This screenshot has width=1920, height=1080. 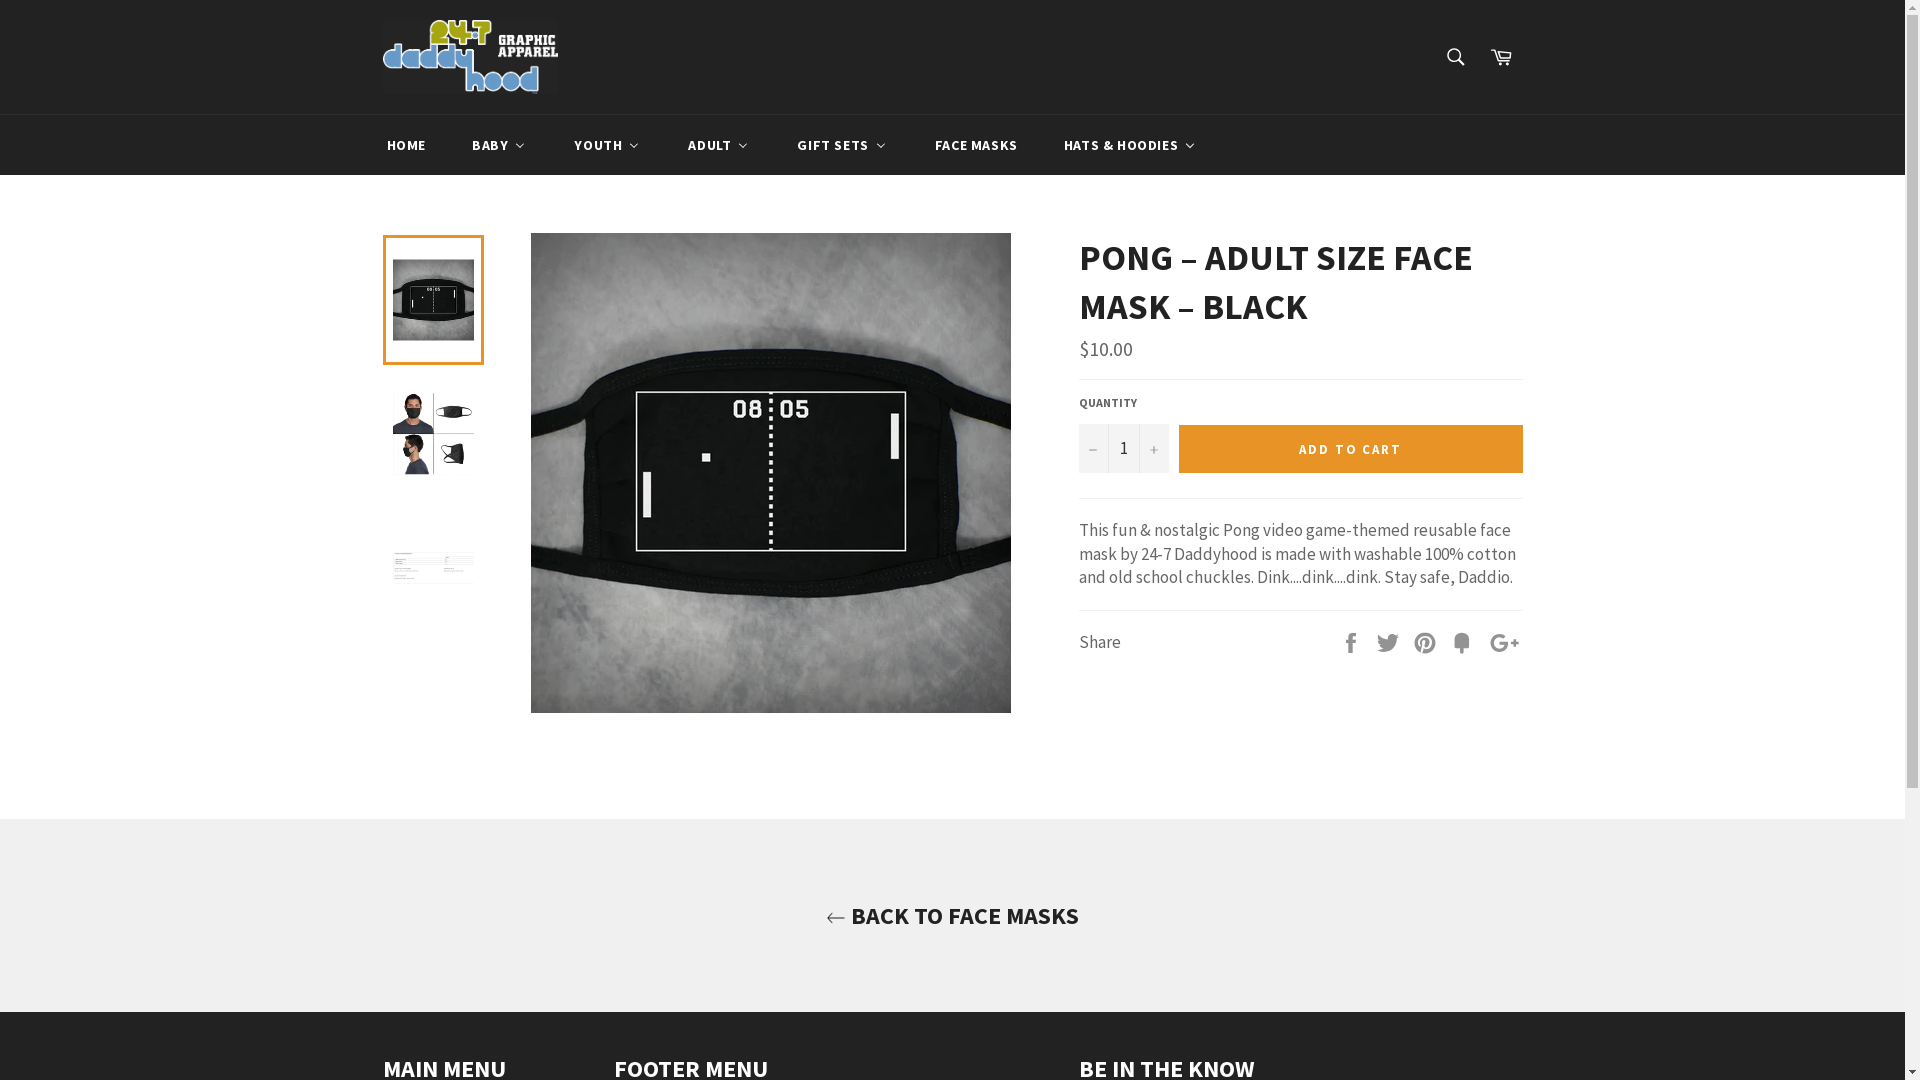 What do you see at coordinates (1504, 641) in the screenshot?
I see `'+1 on Google Plus'` at bounding box center [1504, 641].